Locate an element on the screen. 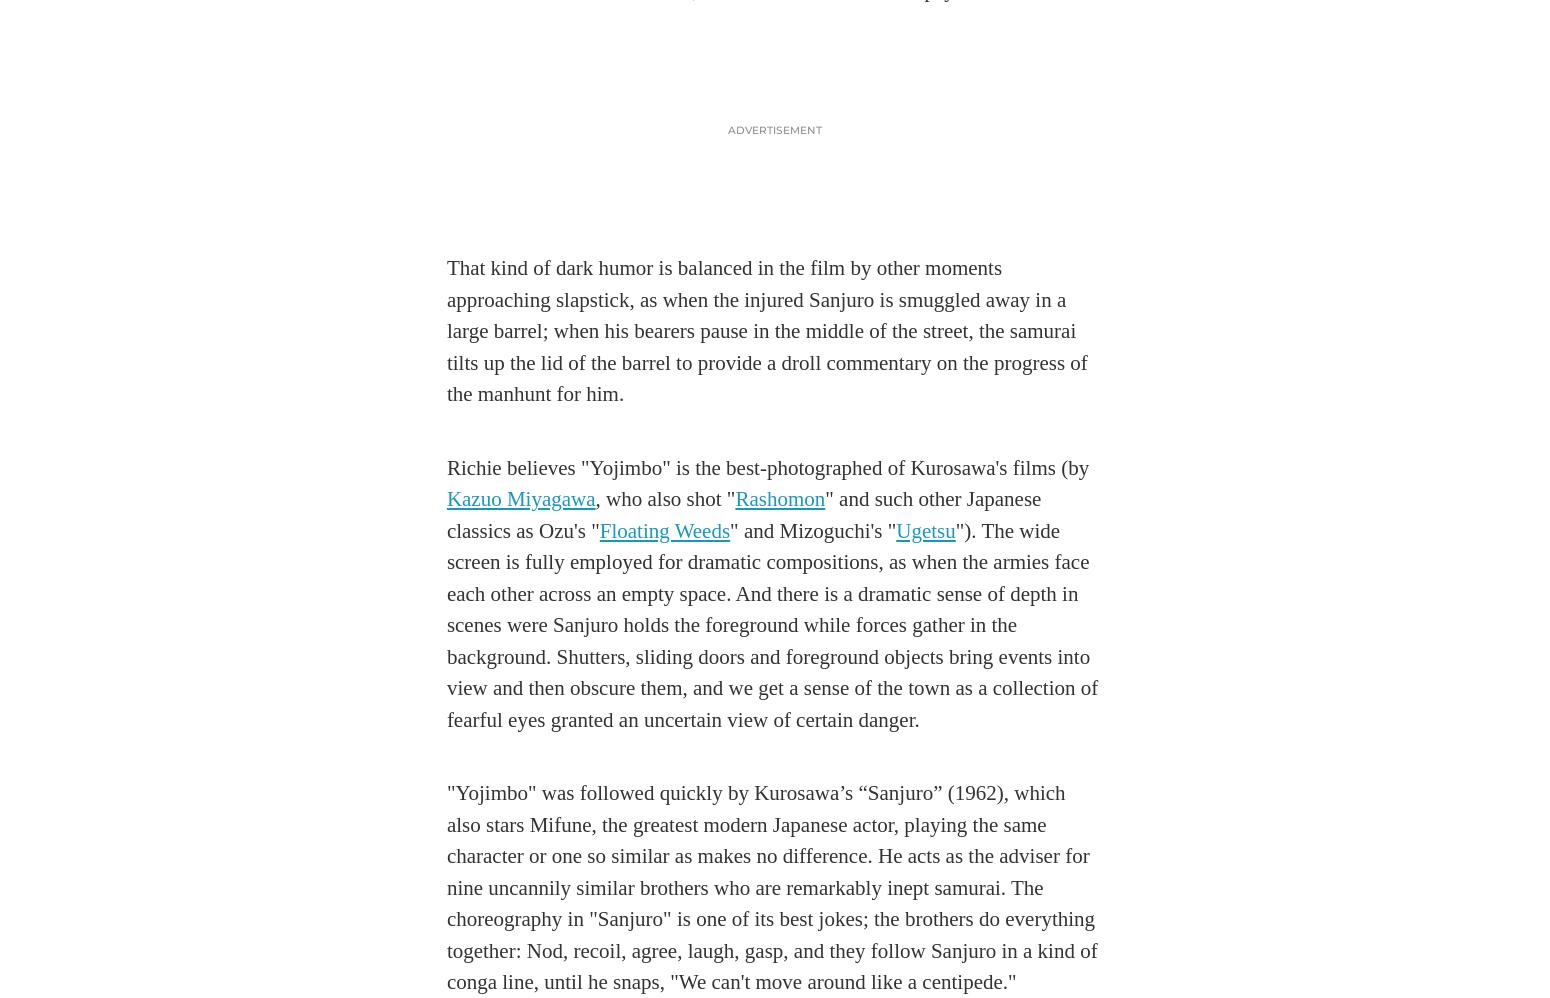 The width and height of the screenshot is (1550, 998). '"). The wide screen is fully employed for dramatic compositions, as when the armies face each other across an empty space. And there is a dramatic sense of depth in scenes were Sanjuro holds the foreground while forces gather in the background. Shutters, sliding doors and foreground objects bring events into view and then obscure them, and we get a sense of the town as a collection of fearful eyes granted an uncertain view of certain danger.' is located at coordinates (772, 624).